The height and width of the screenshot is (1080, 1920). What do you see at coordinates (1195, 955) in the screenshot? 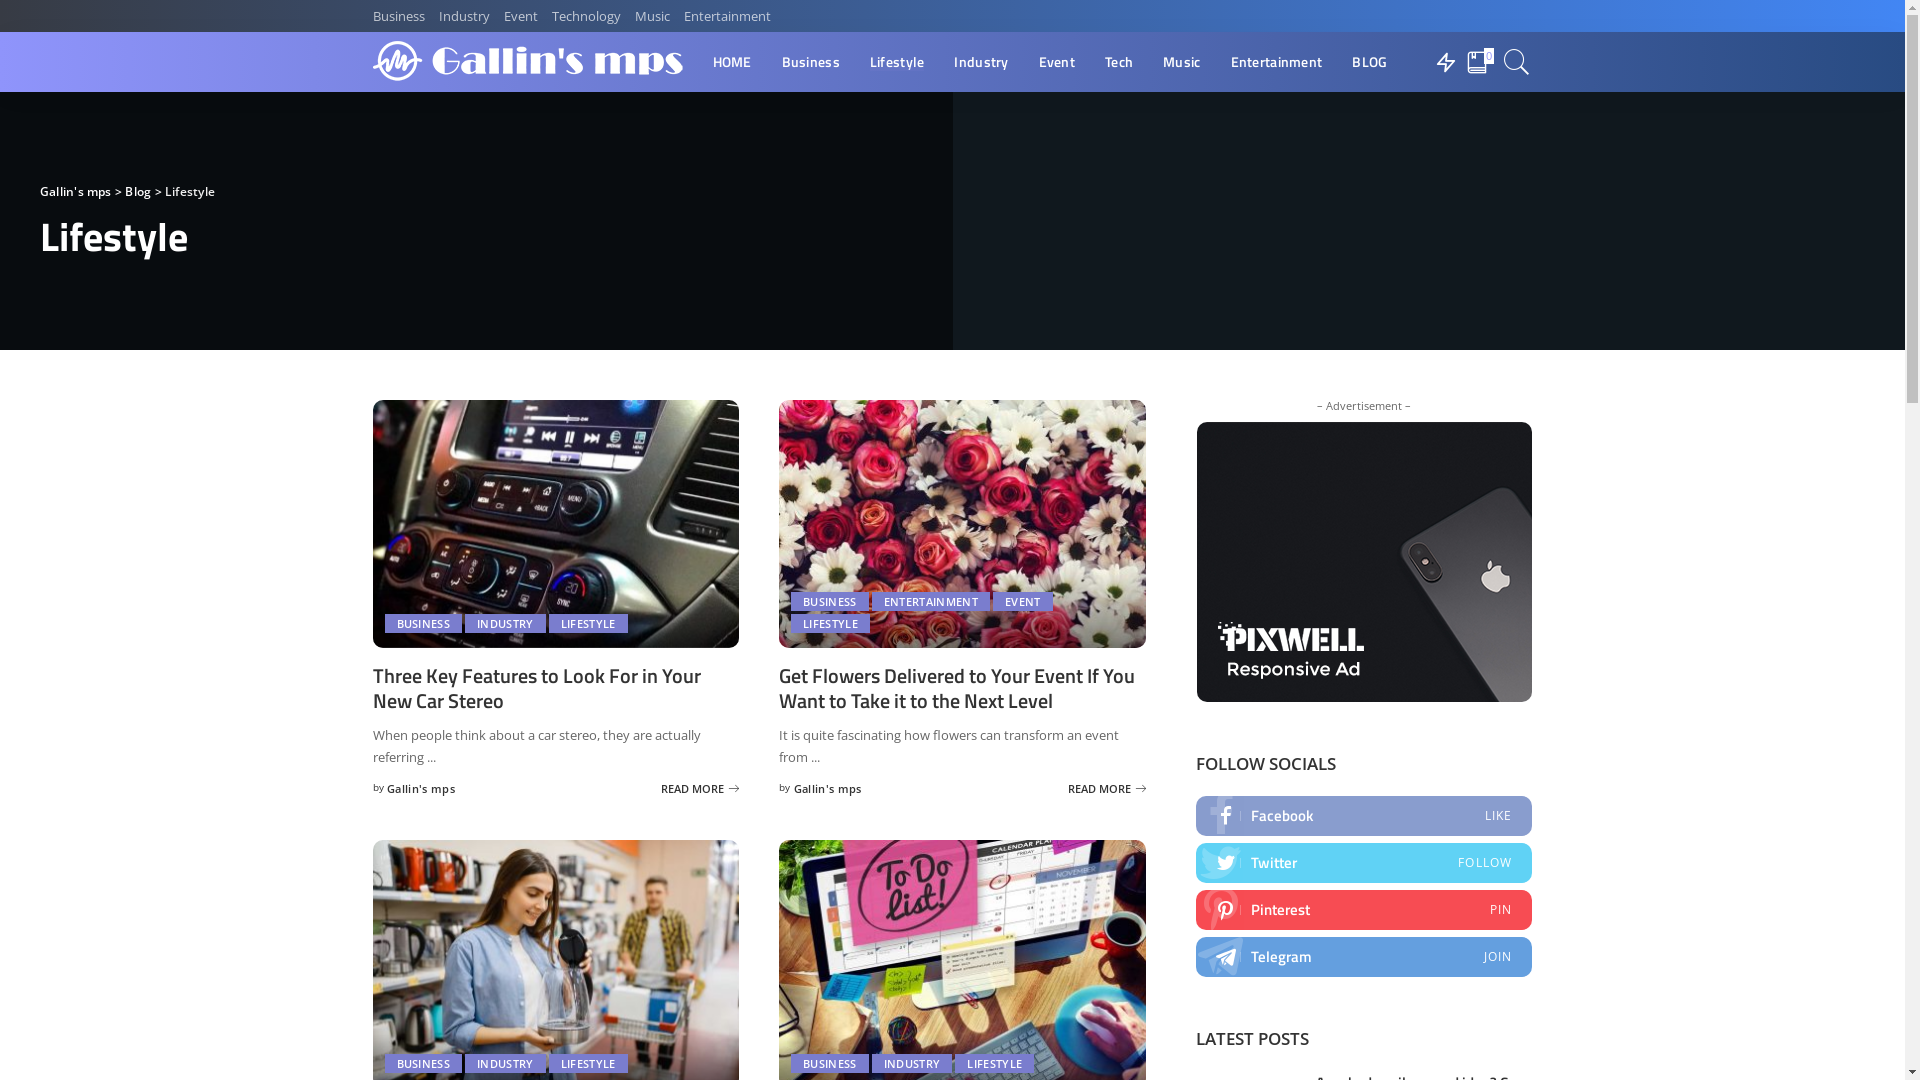
I see `'Telegram'` at bounding box center [1195, 955].